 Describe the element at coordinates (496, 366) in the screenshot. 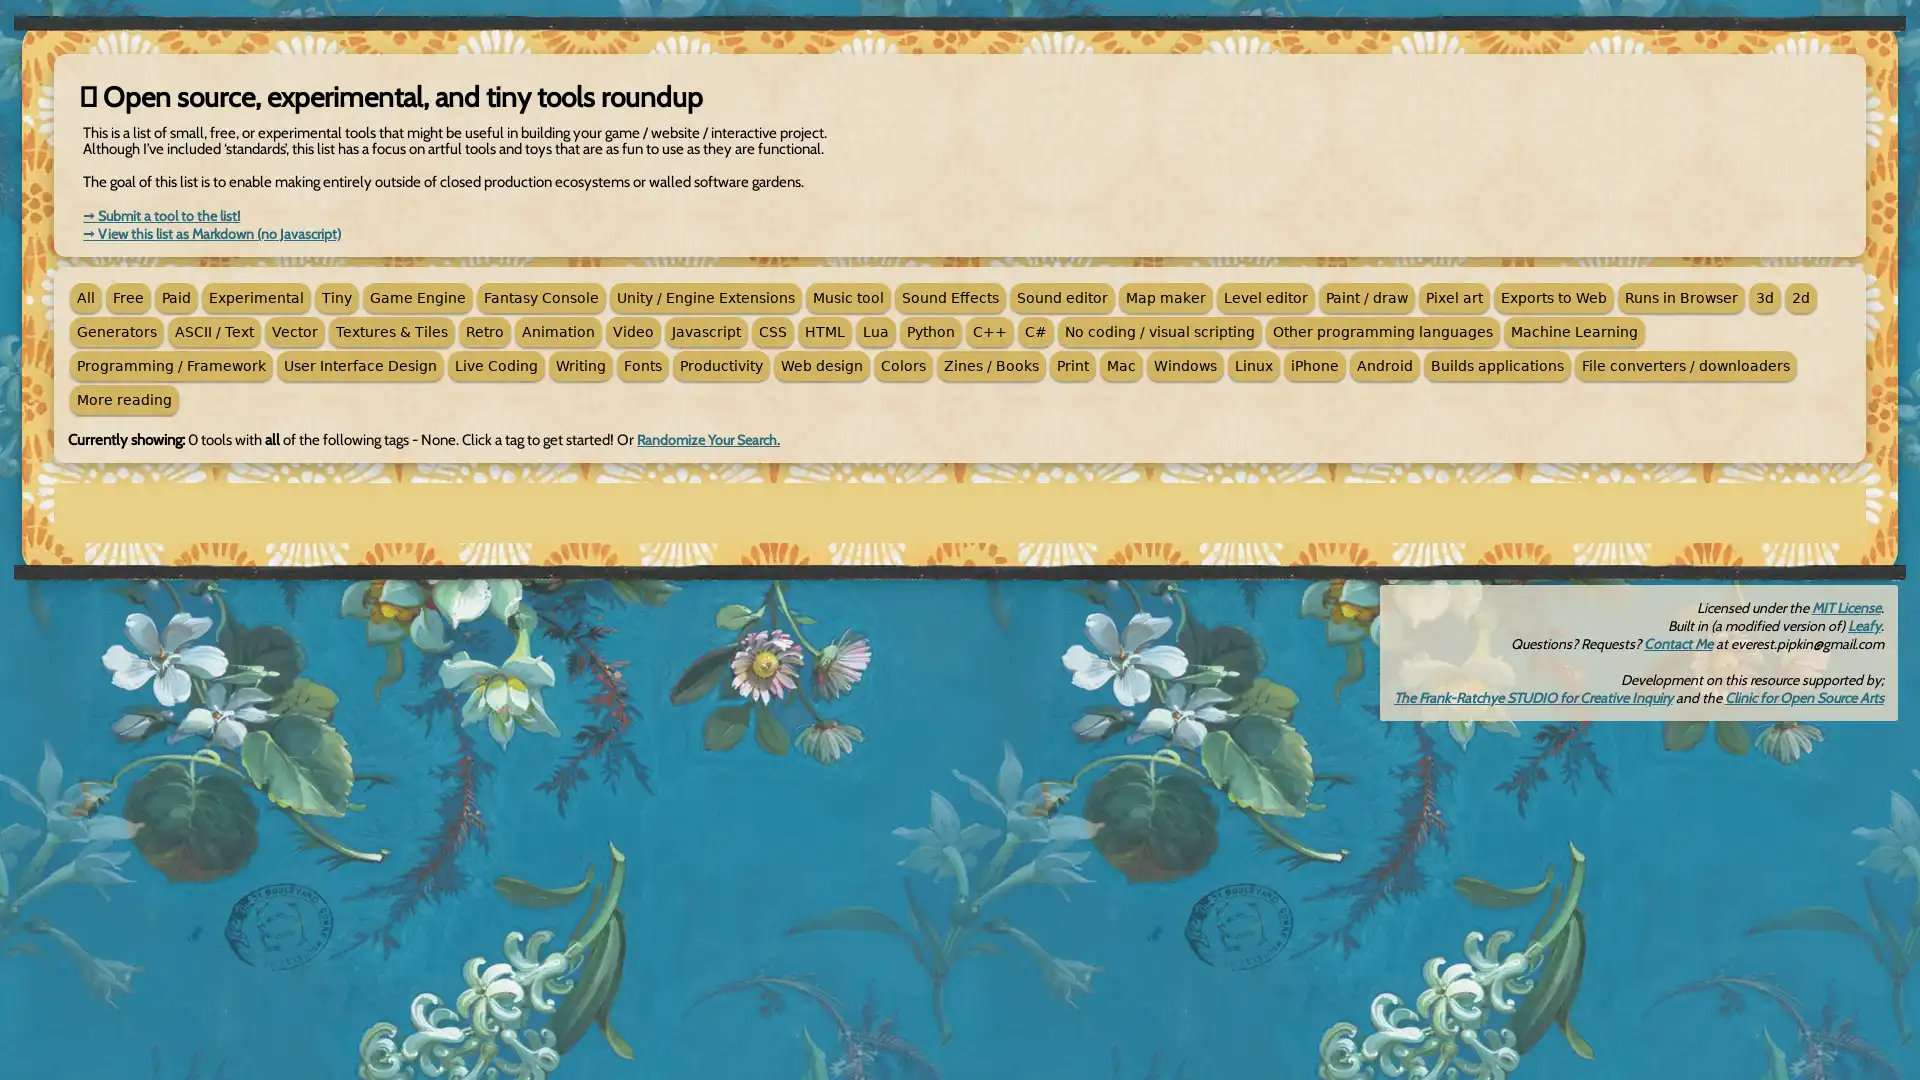

I see `Live Coding` at that location.